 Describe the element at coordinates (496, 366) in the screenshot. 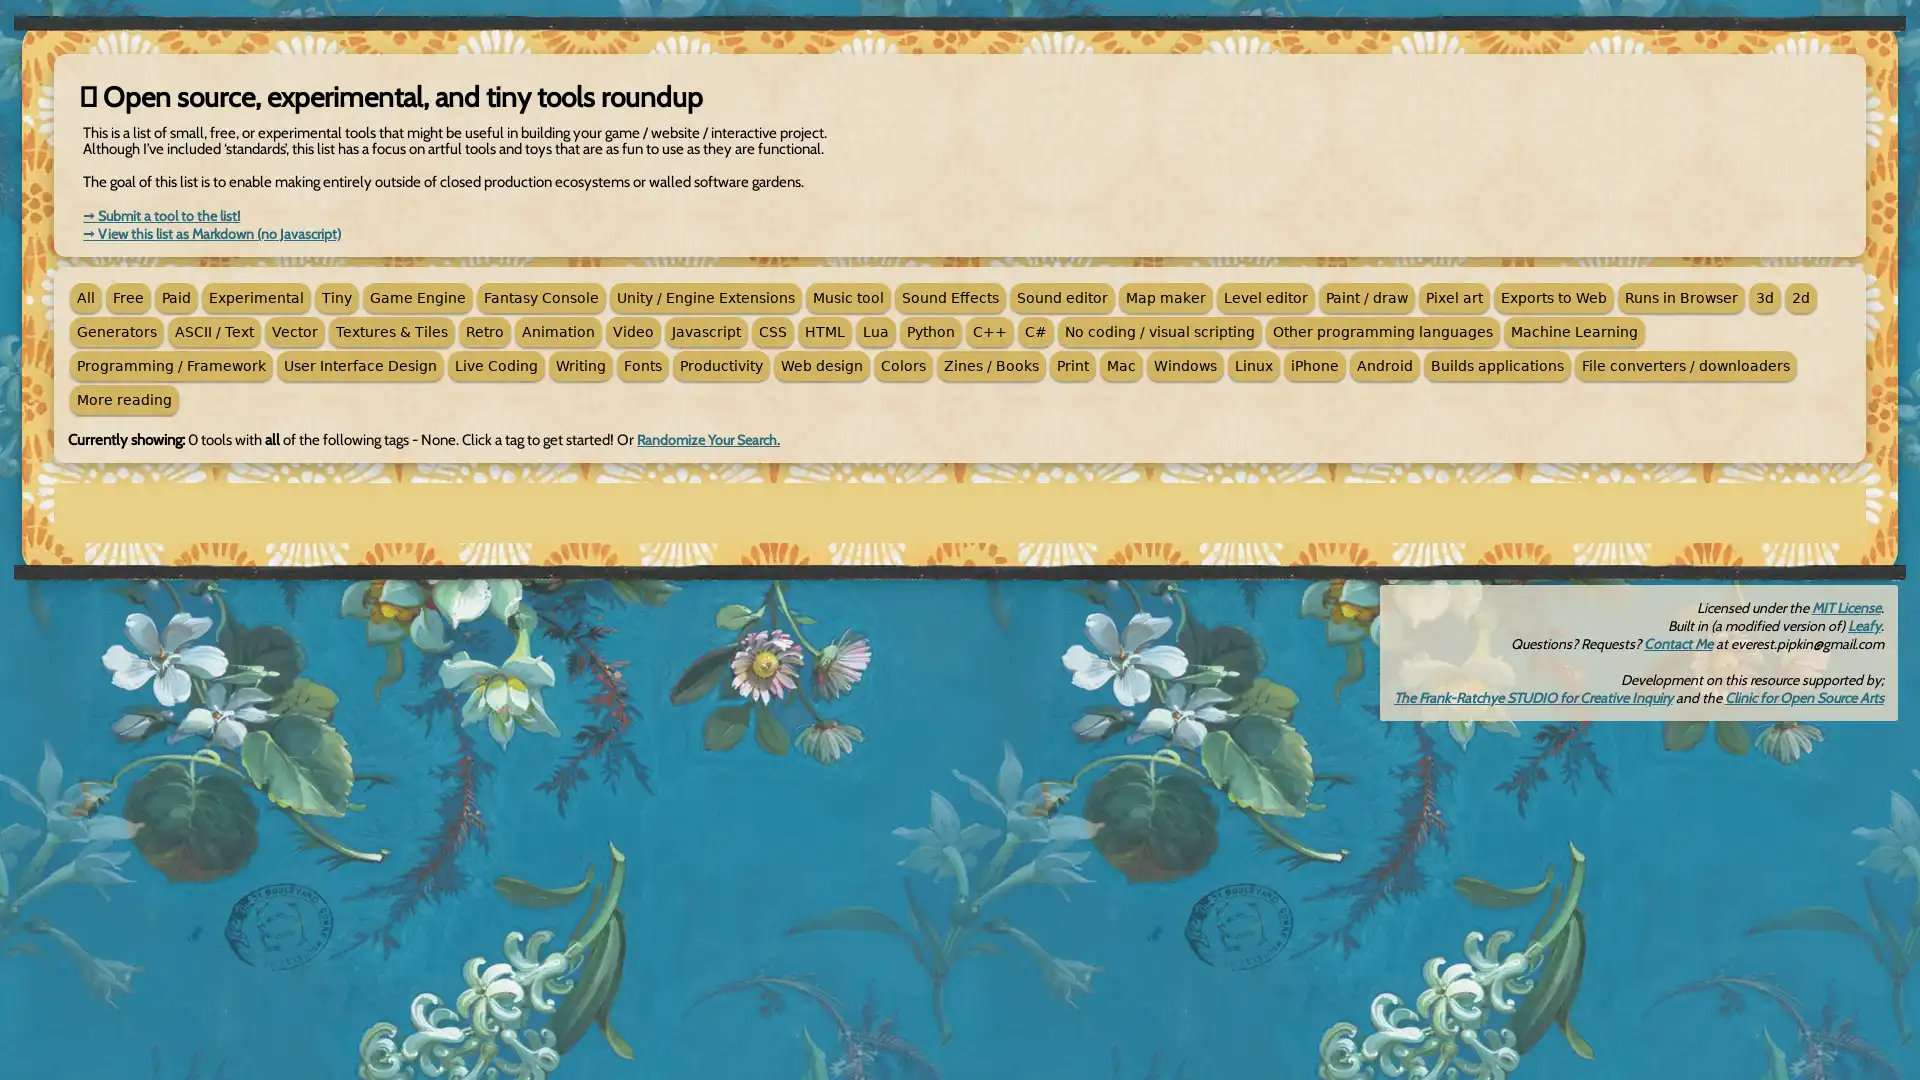

I see `Live Coding` at that location.